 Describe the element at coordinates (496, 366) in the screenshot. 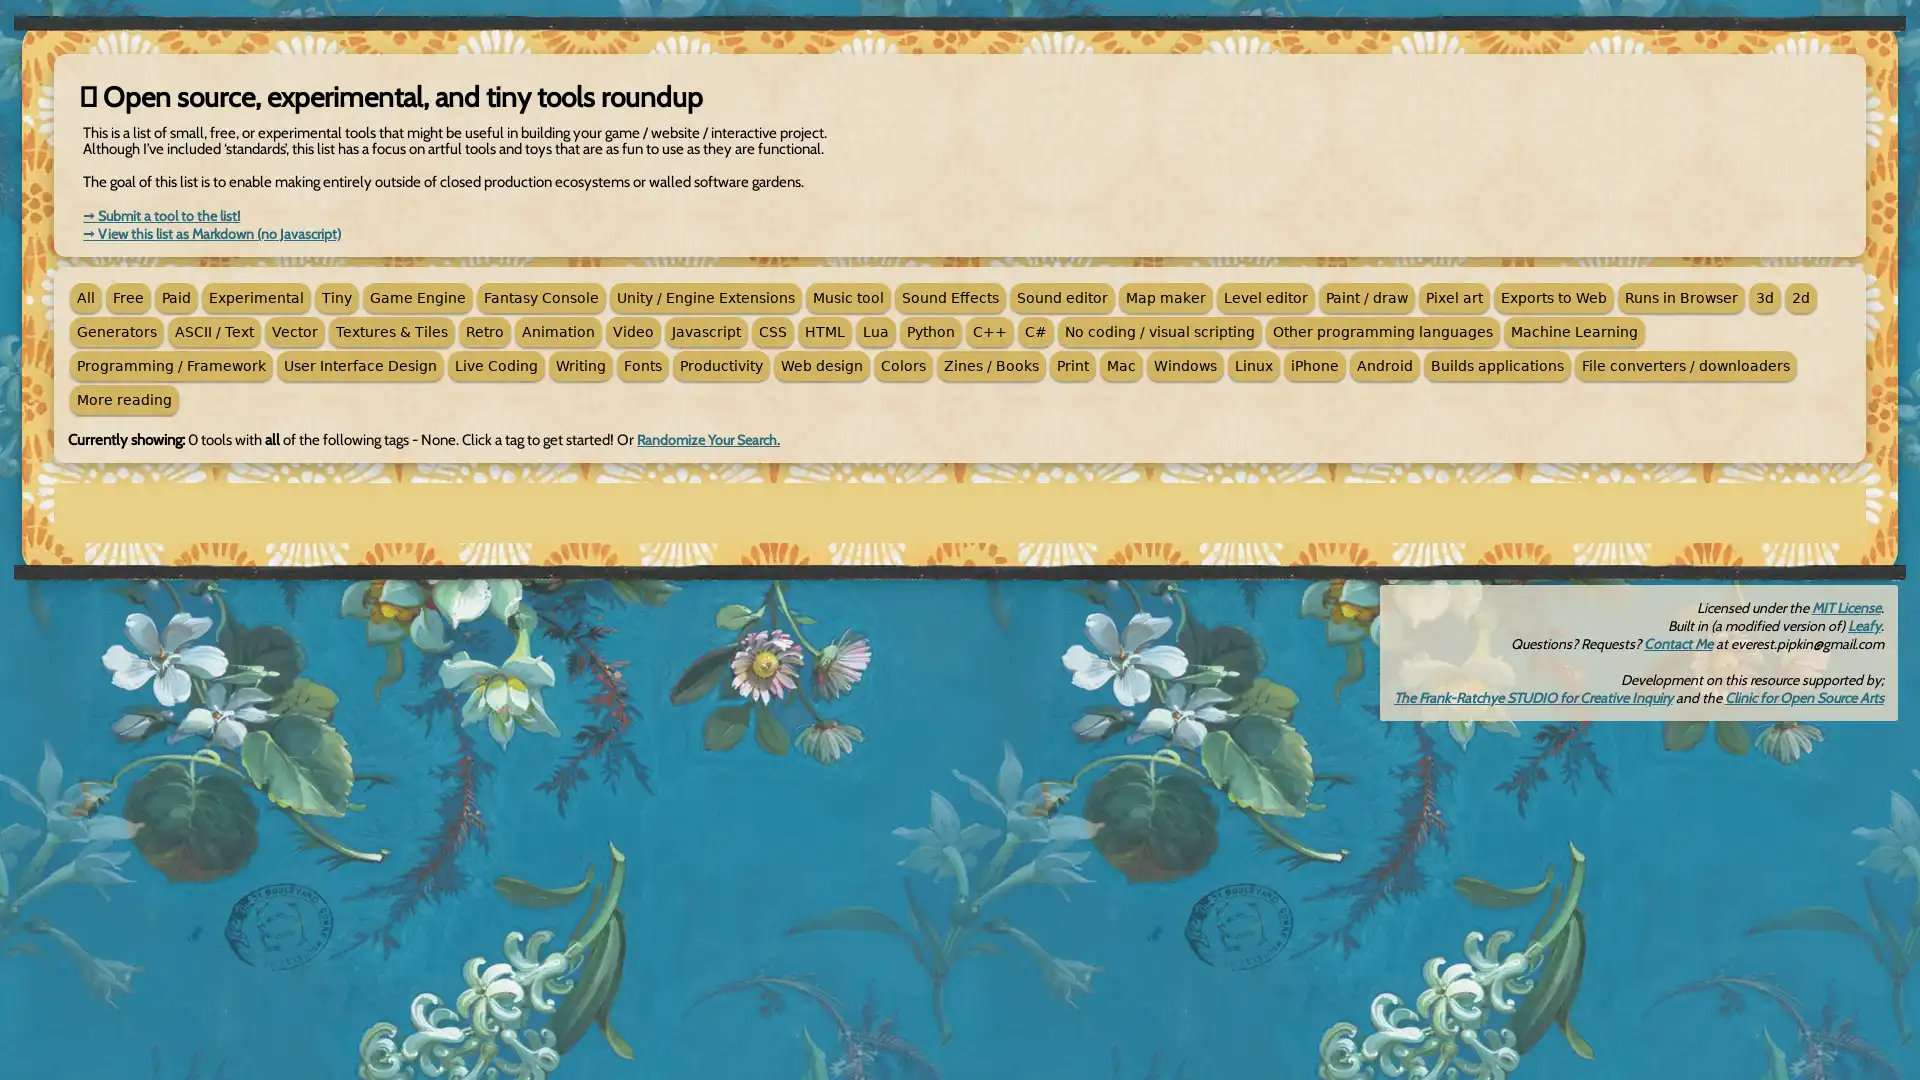

I see `Live Coding` at that location.